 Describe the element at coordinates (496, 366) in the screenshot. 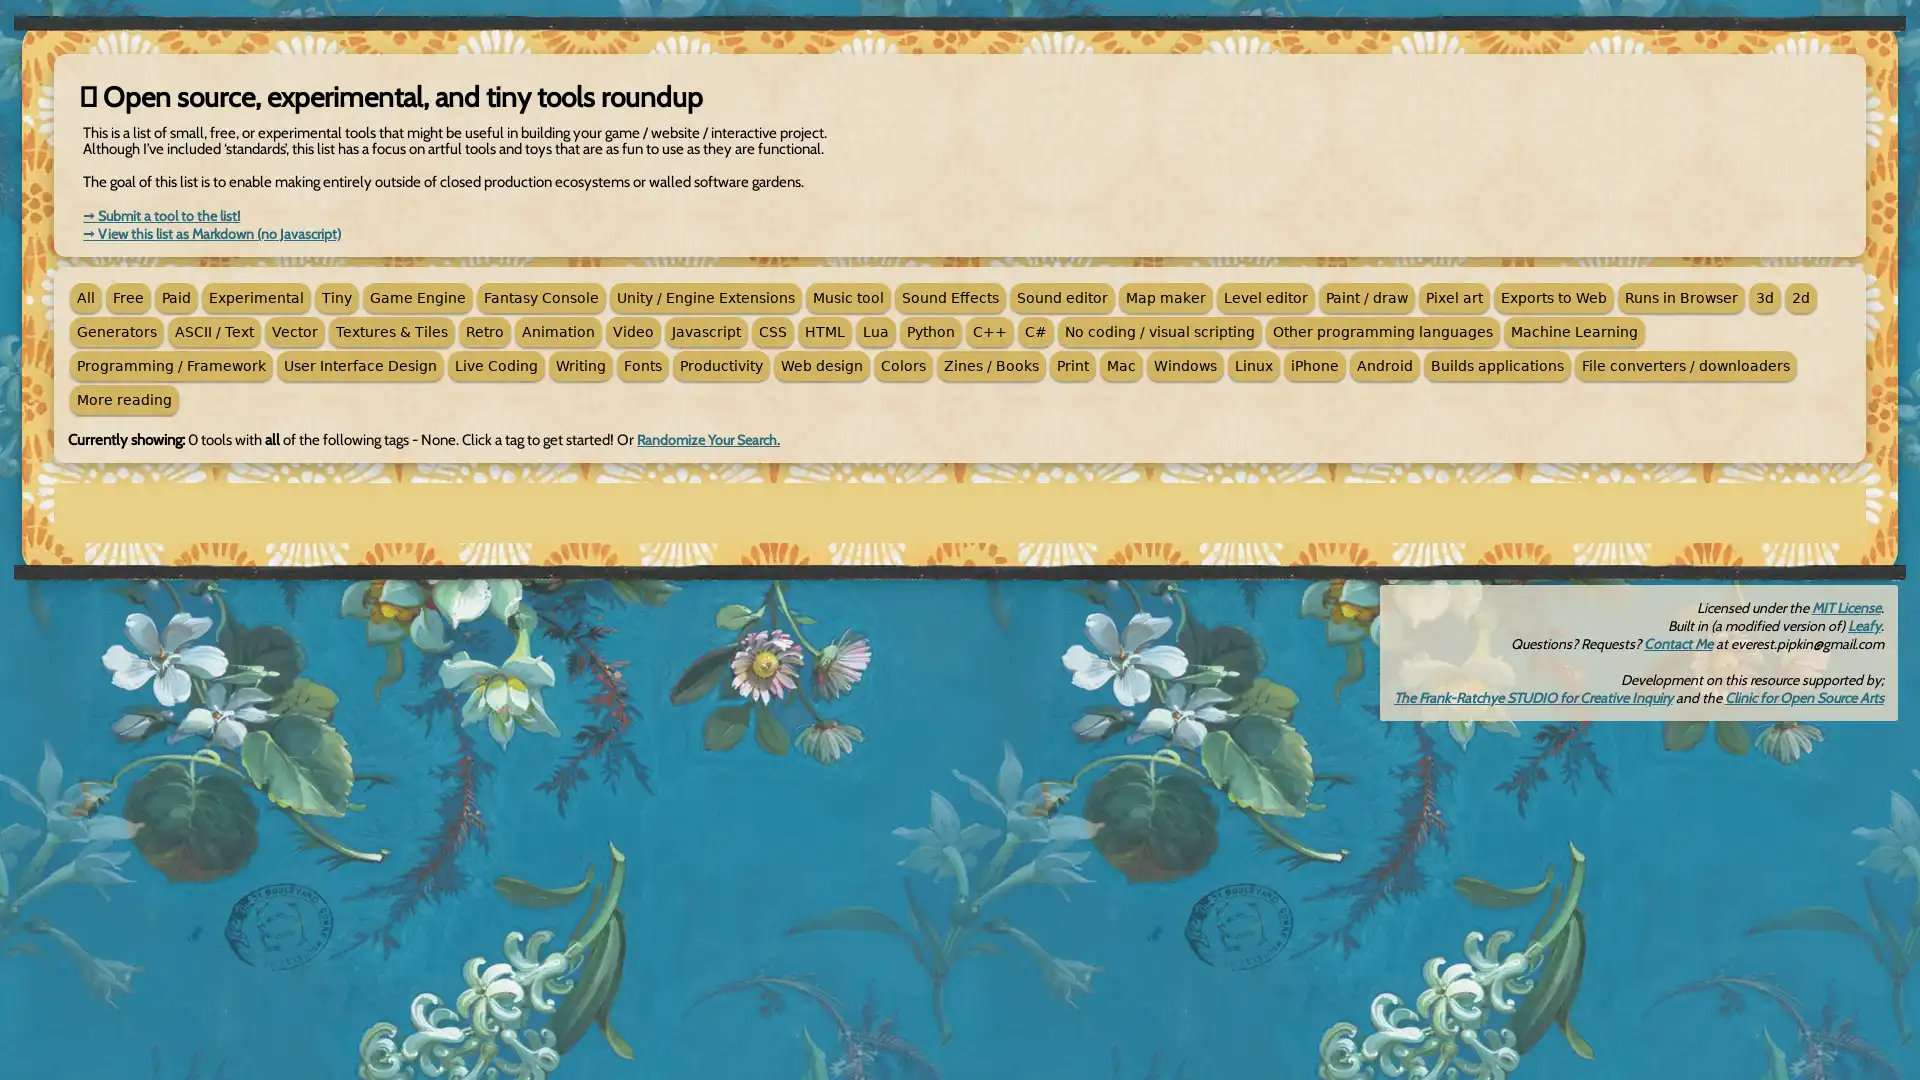

I see `Live Coding` at that location.